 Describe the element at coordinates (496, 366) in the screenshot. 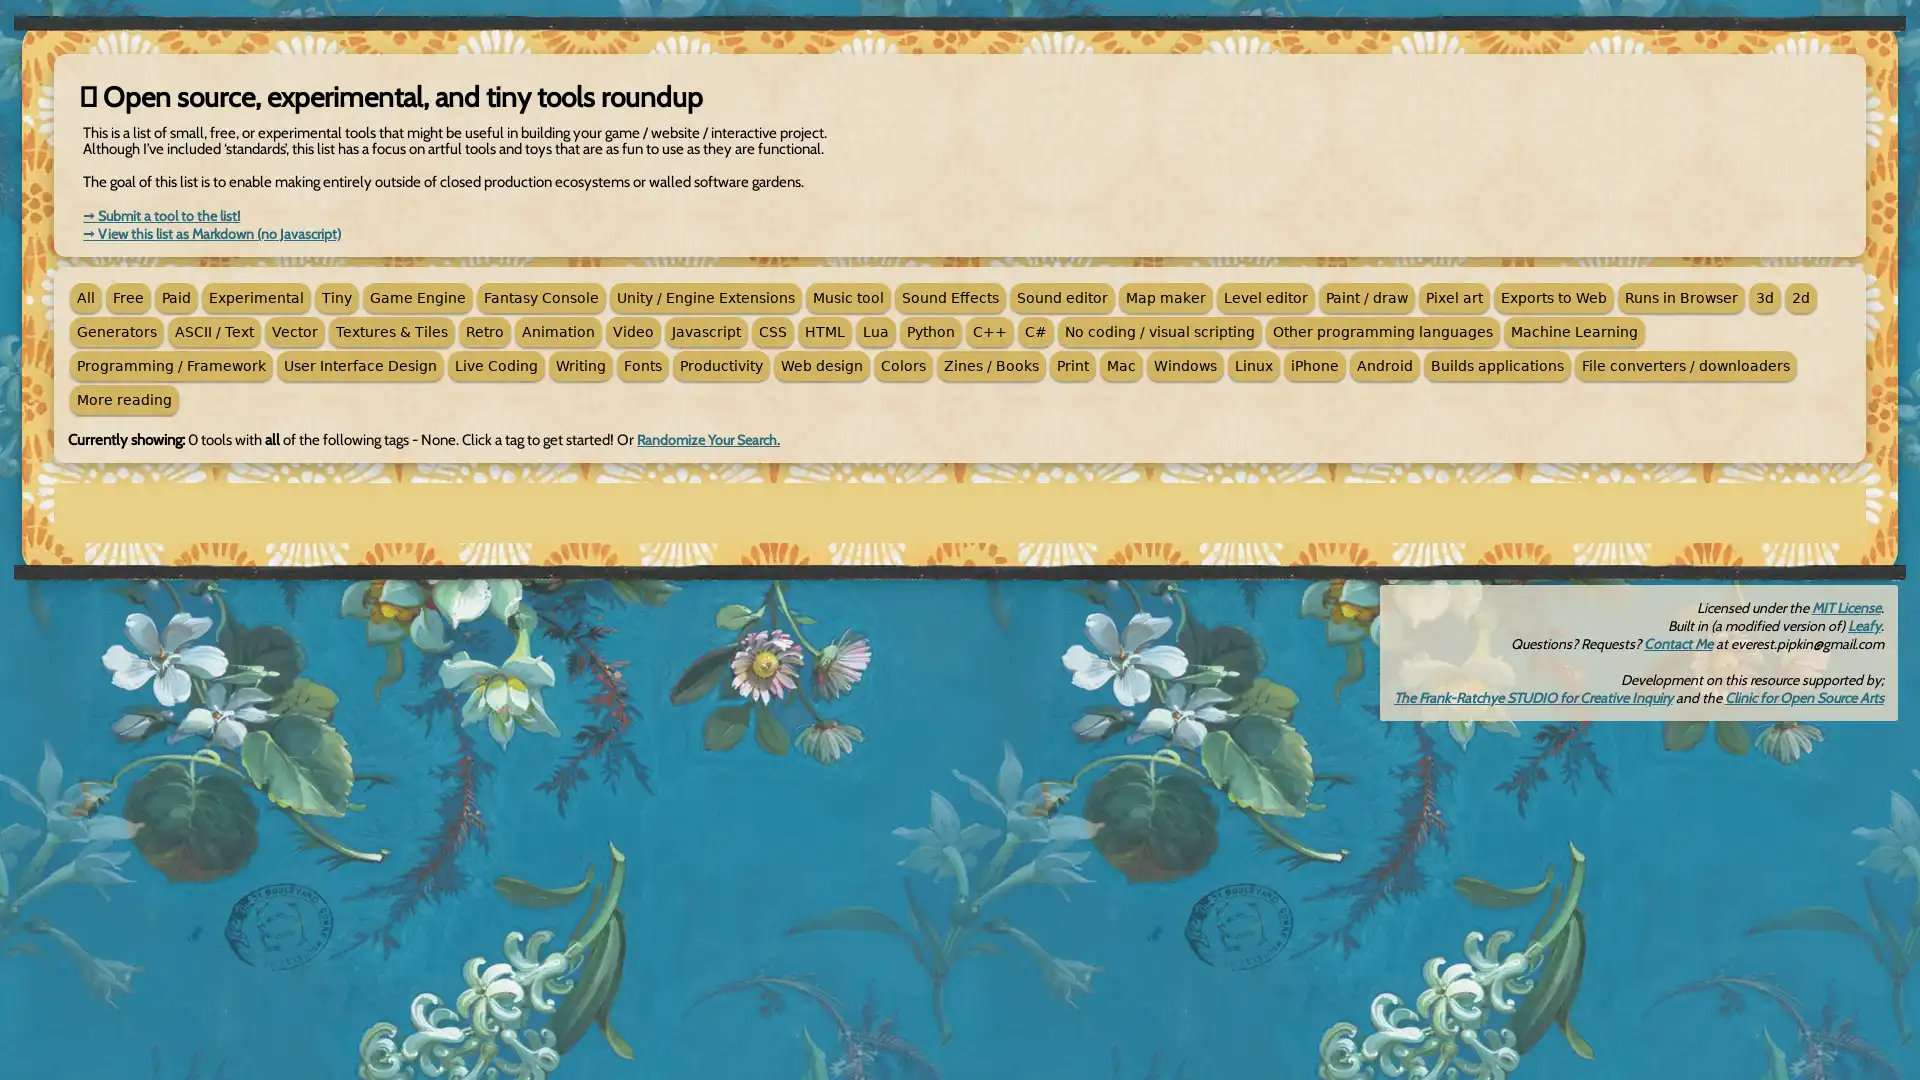

I see `Live Coding` at that location.